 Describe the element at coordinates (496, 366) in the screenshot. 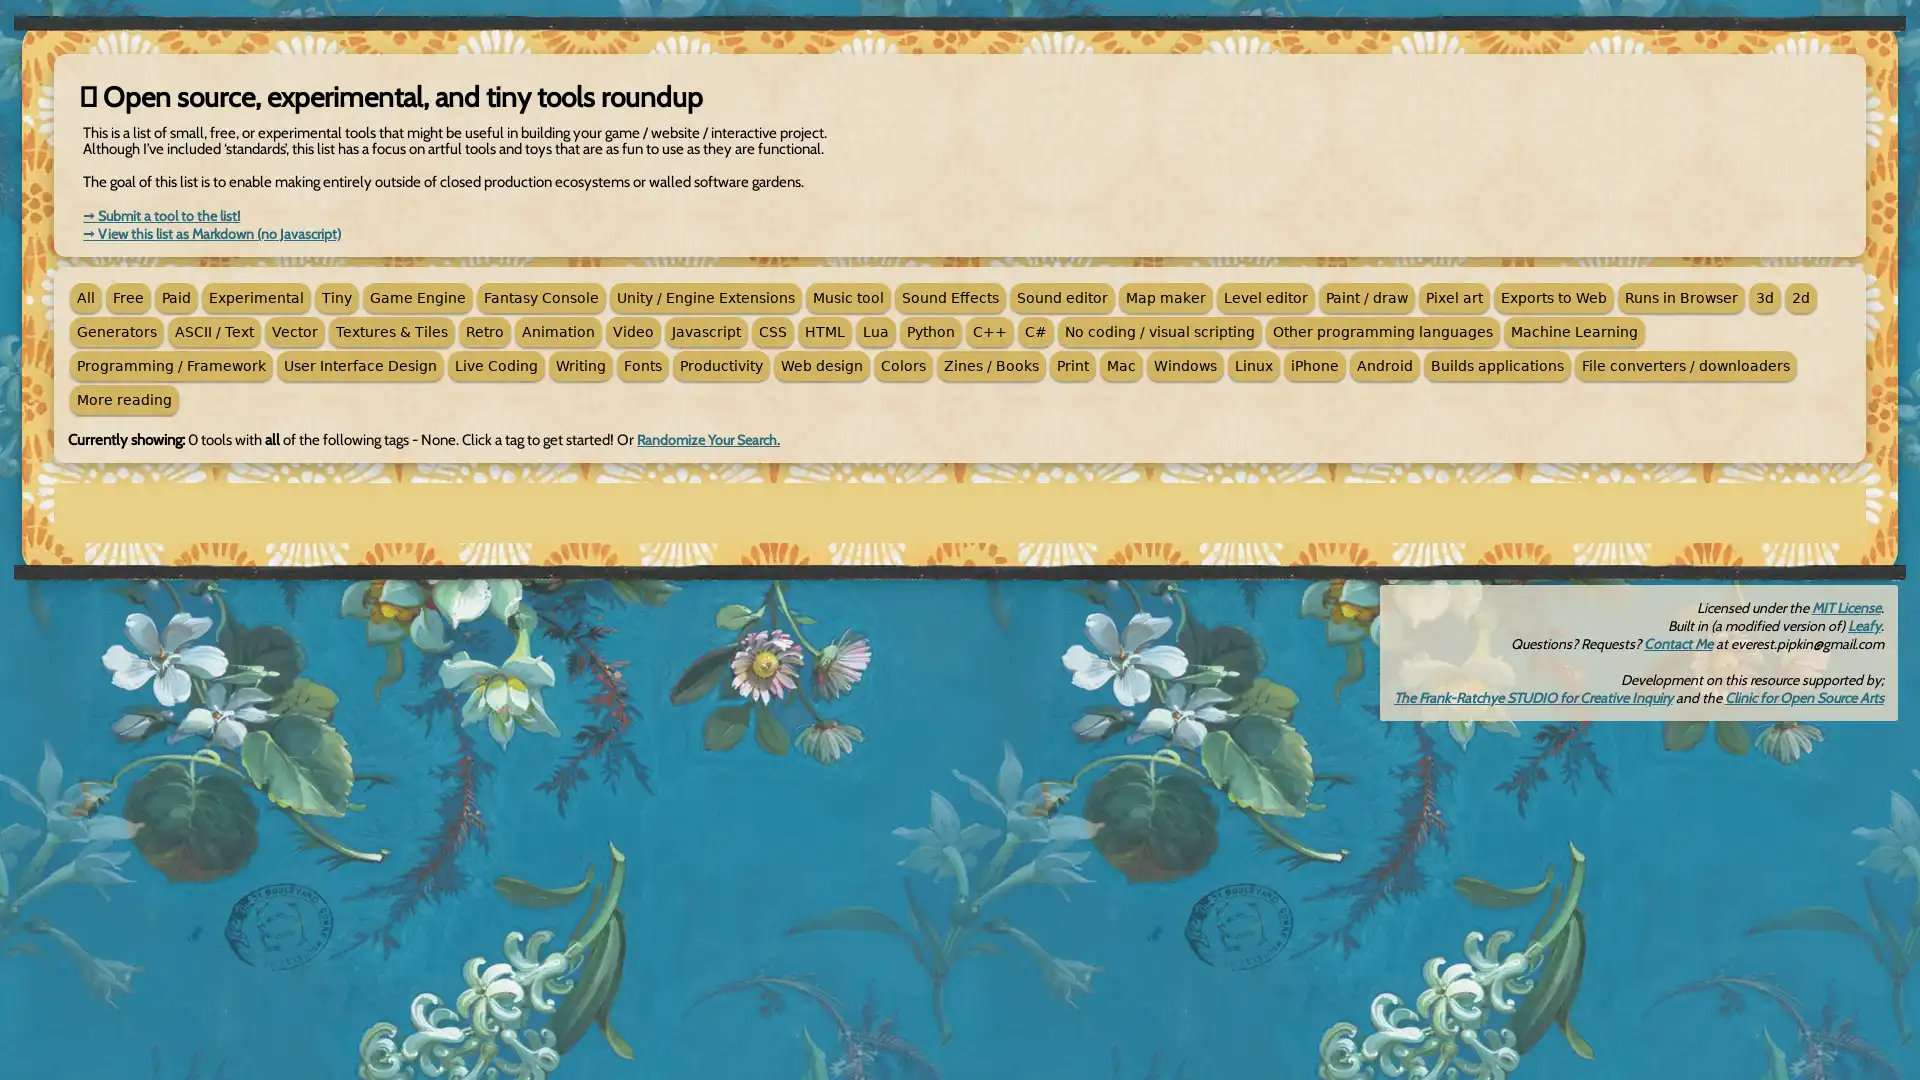

I see `Live Coding` at that location.